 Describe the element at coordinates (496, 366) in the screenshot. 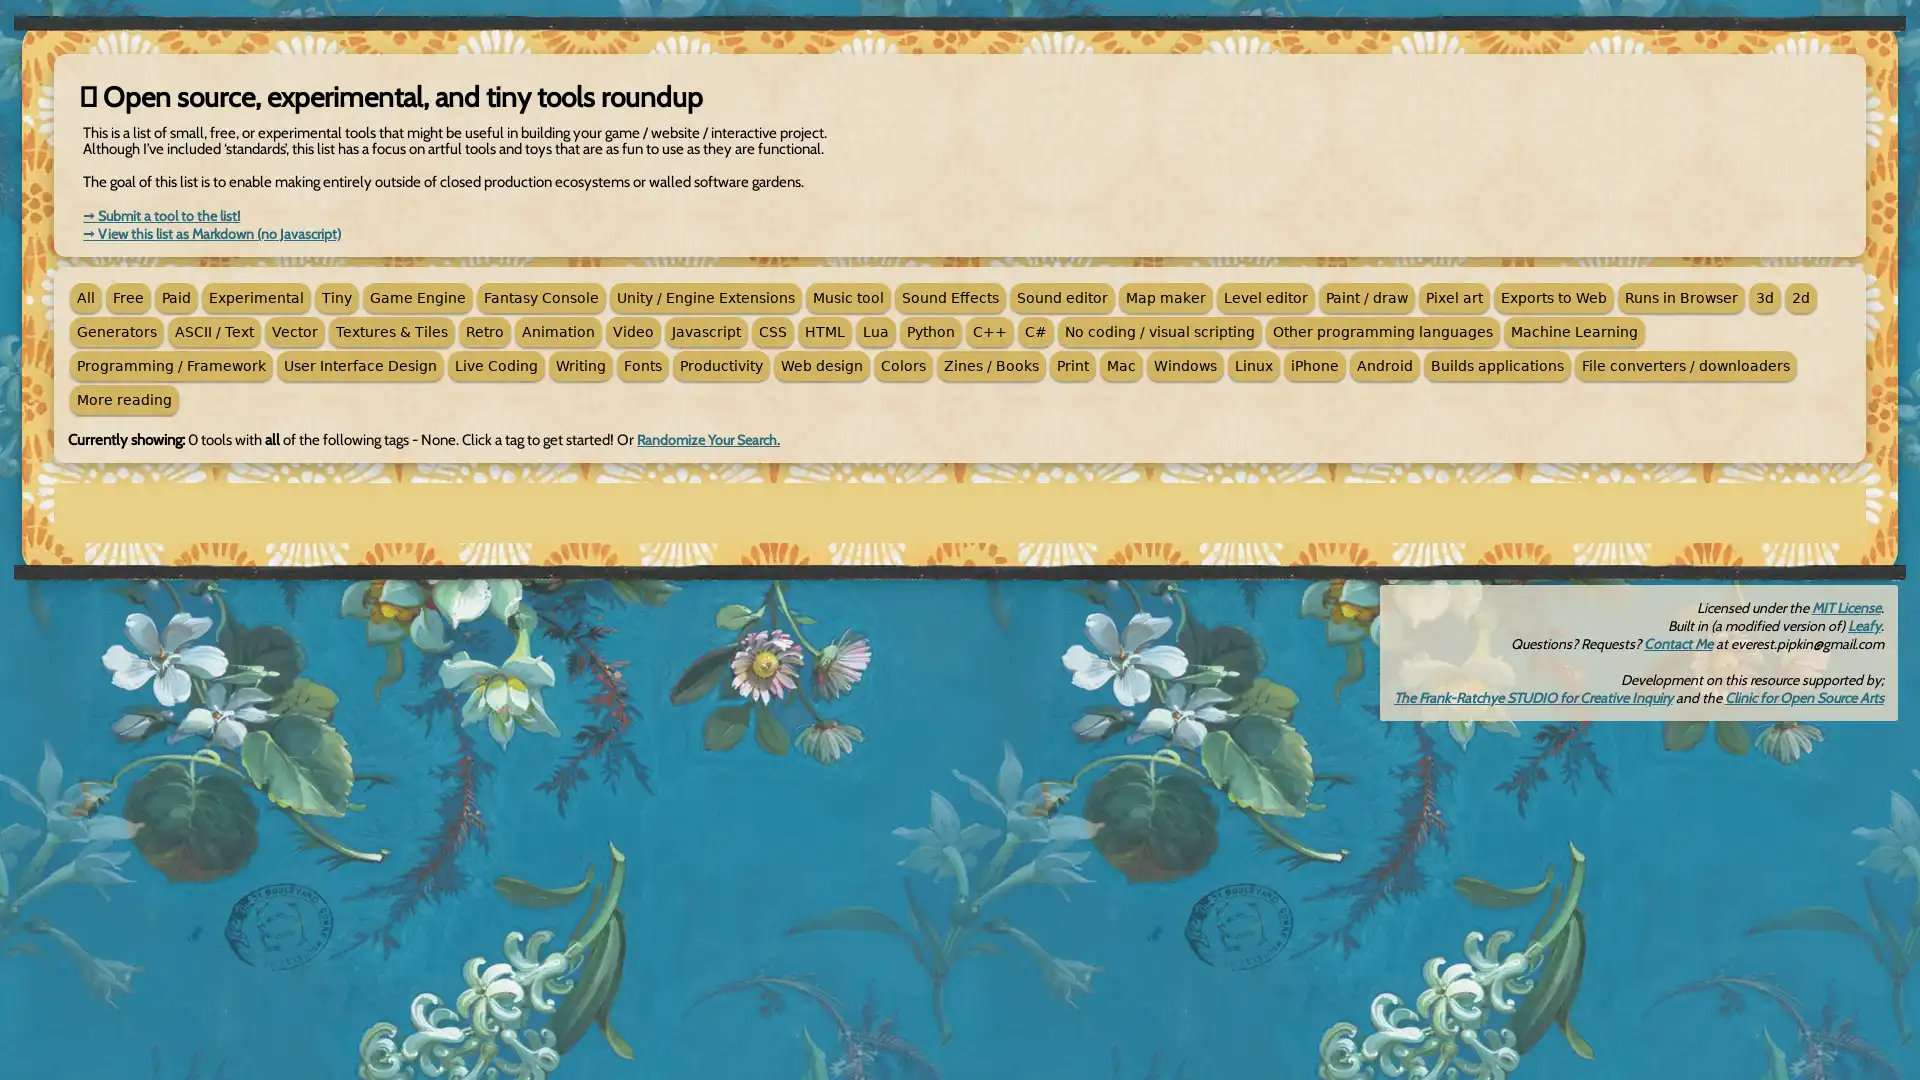

I see `Live Coding` at that location.